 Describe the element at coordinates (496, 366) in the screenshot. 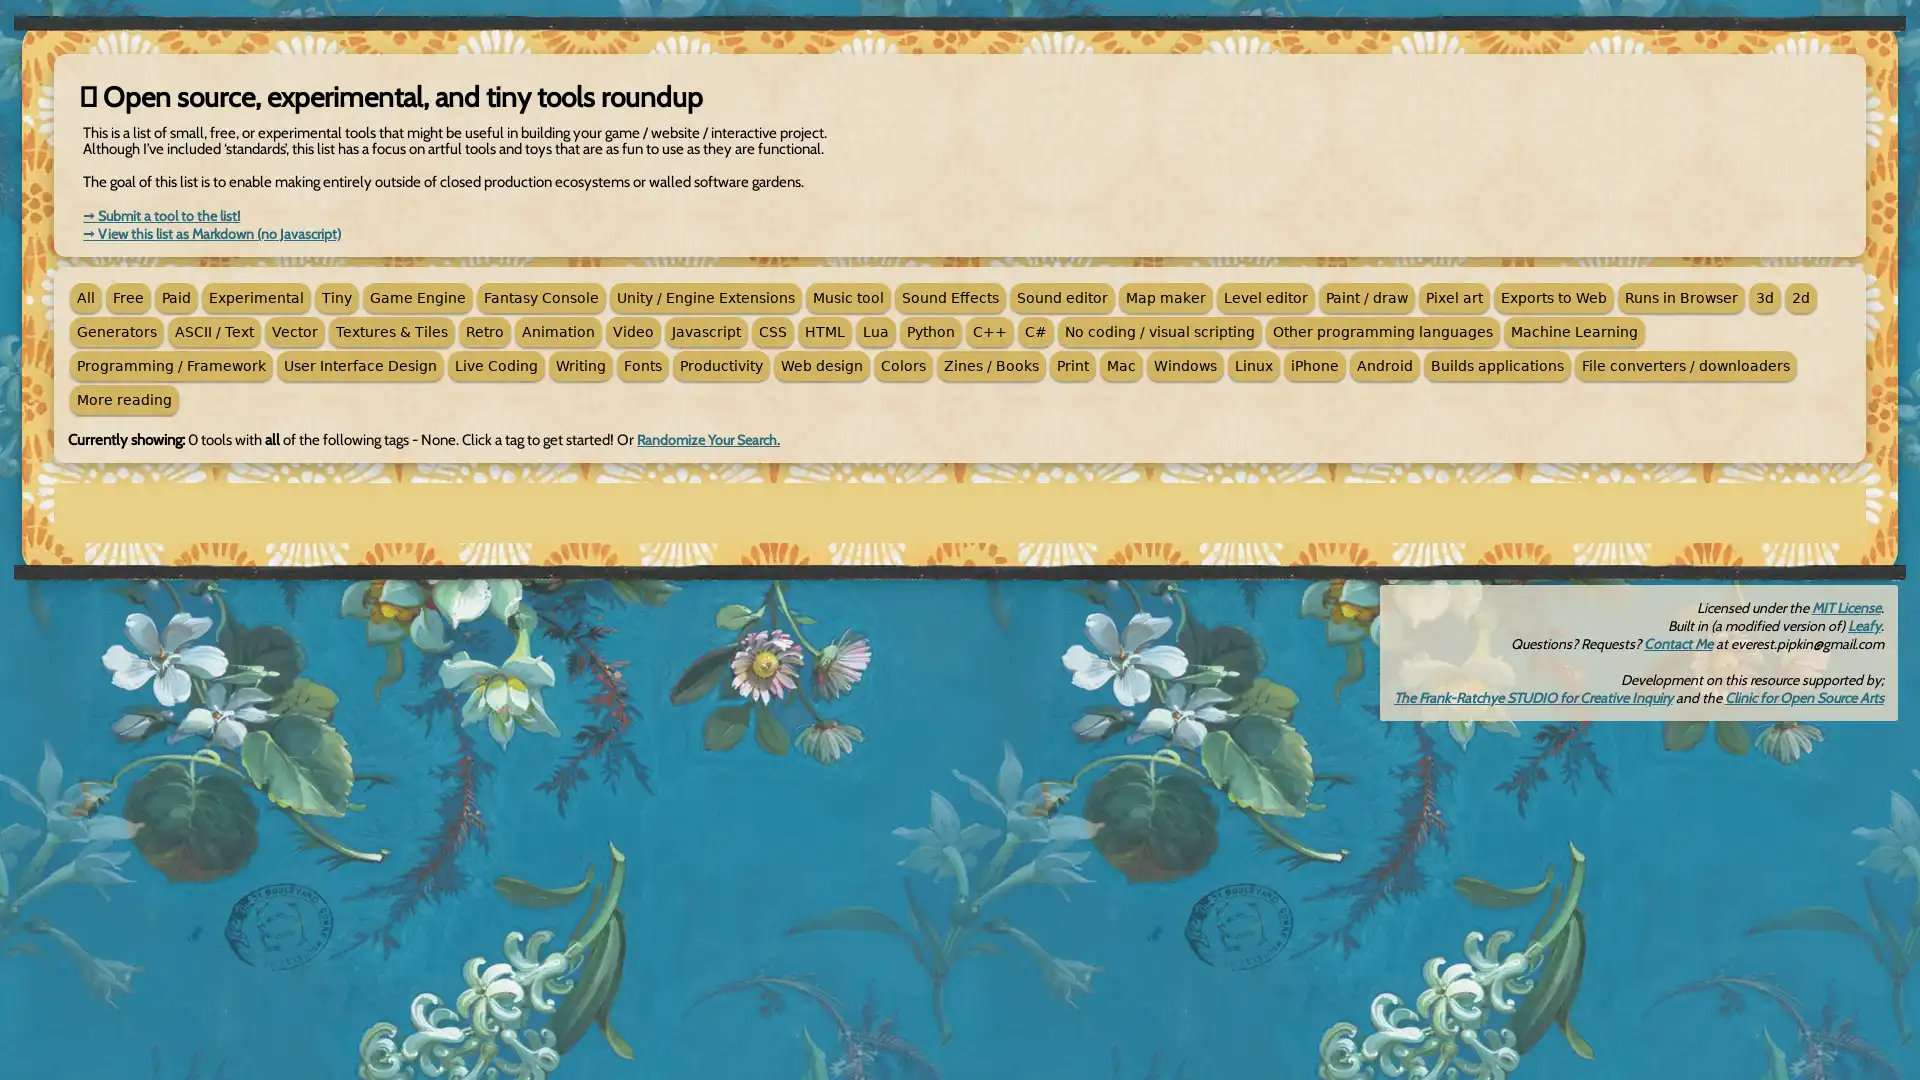

I see `Live Coding` at that location.